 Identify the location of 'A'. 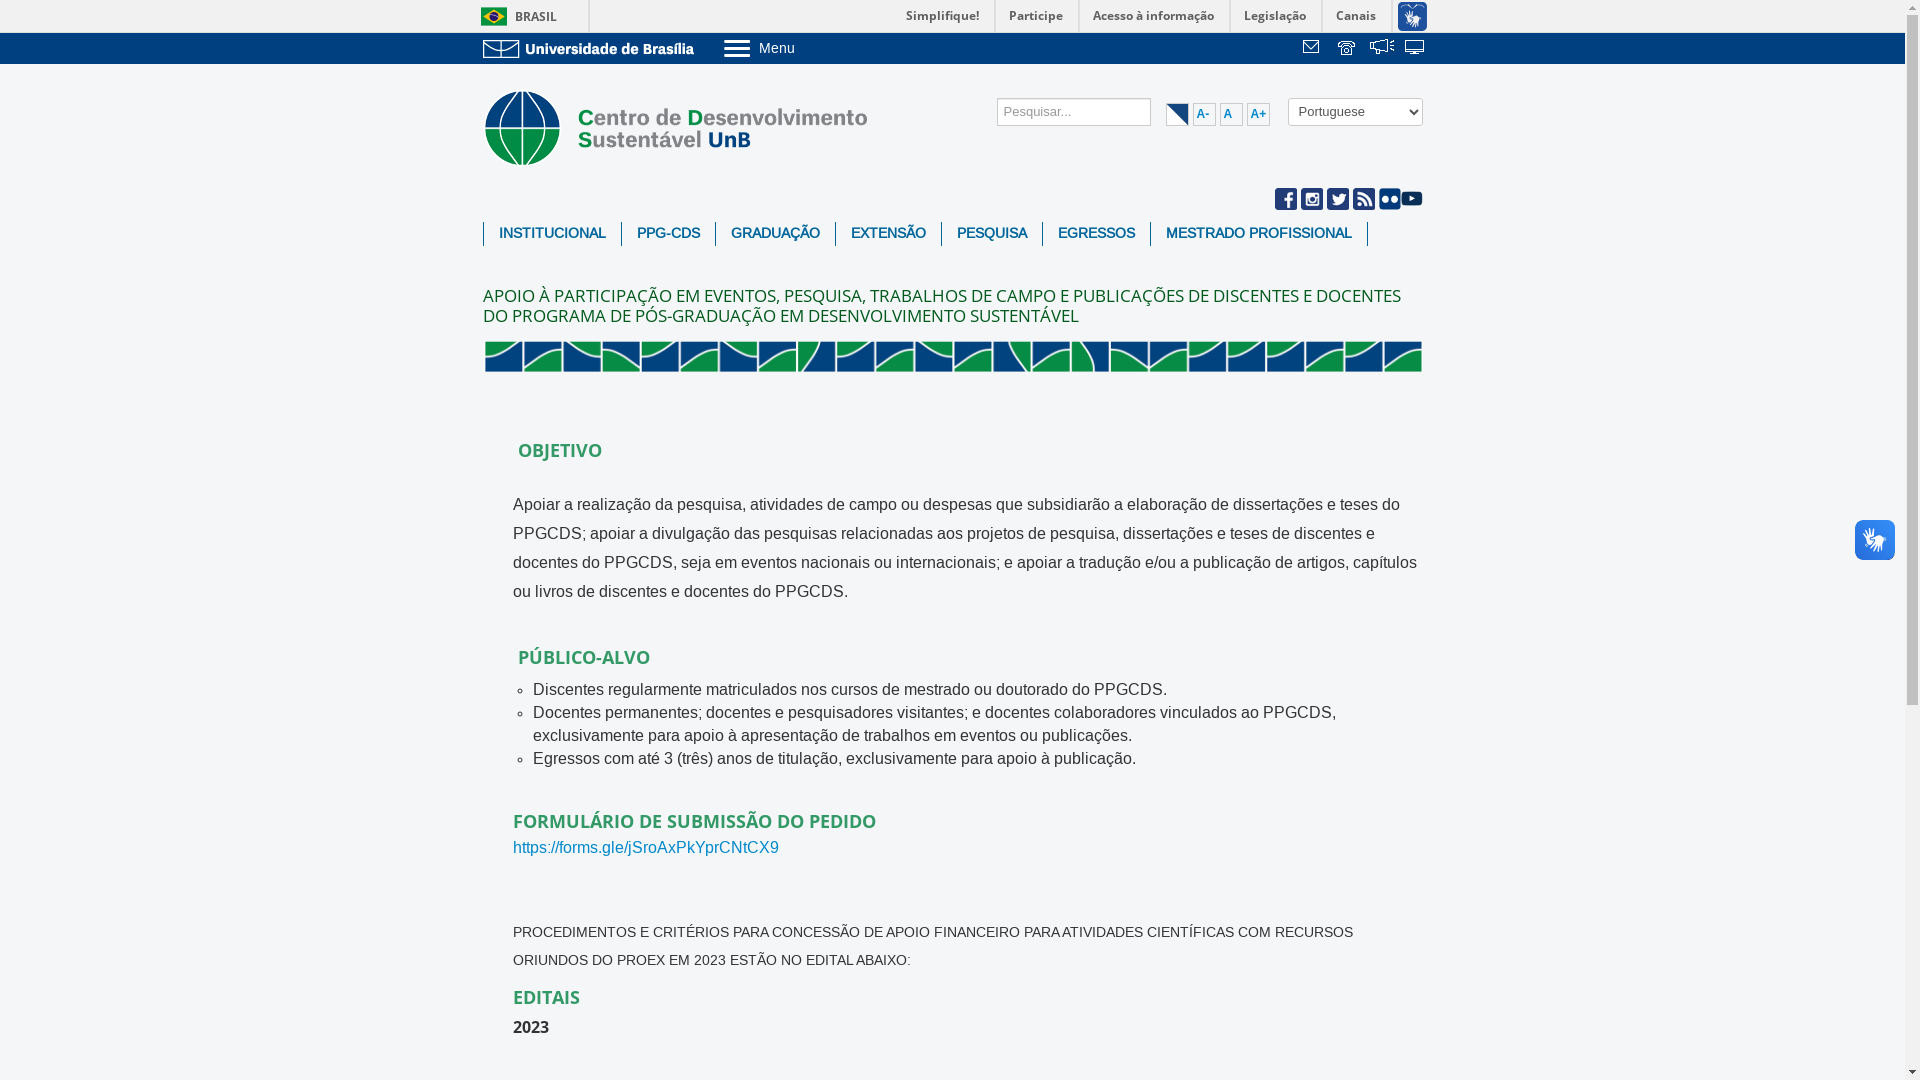
(1230, 114).